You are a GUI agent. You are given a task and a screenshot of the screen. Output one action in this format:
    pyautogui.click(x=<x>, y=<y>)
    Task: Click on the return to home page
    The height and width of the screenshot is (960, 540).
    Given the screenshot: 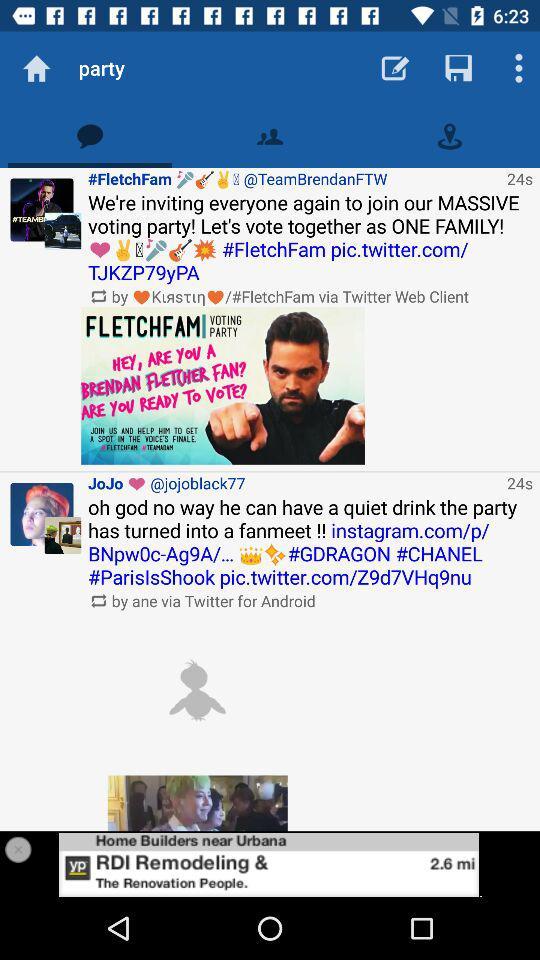 What is the action you would take?
    pyautogui.click(x=36, y=68)
    